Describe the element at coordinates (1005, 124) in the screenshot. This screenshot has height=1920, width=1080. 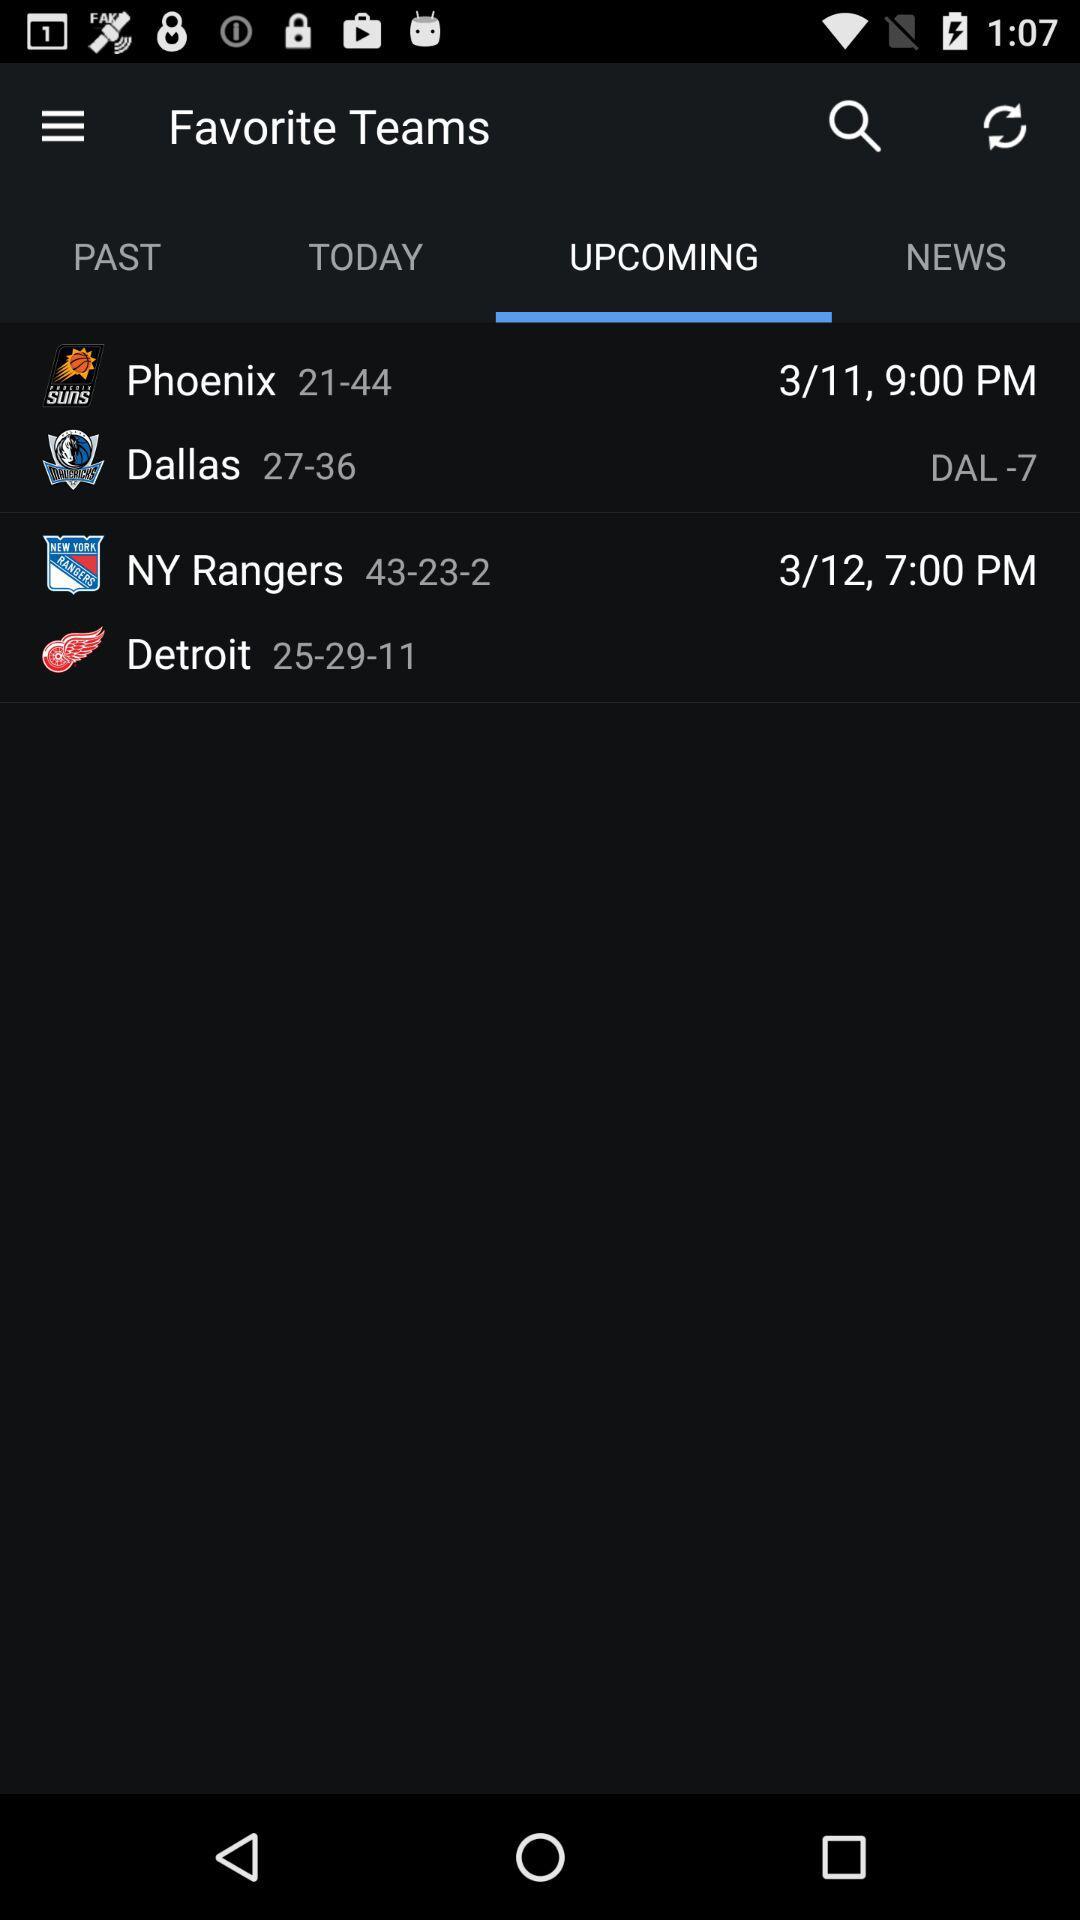
I see `icon right to search` at that location.